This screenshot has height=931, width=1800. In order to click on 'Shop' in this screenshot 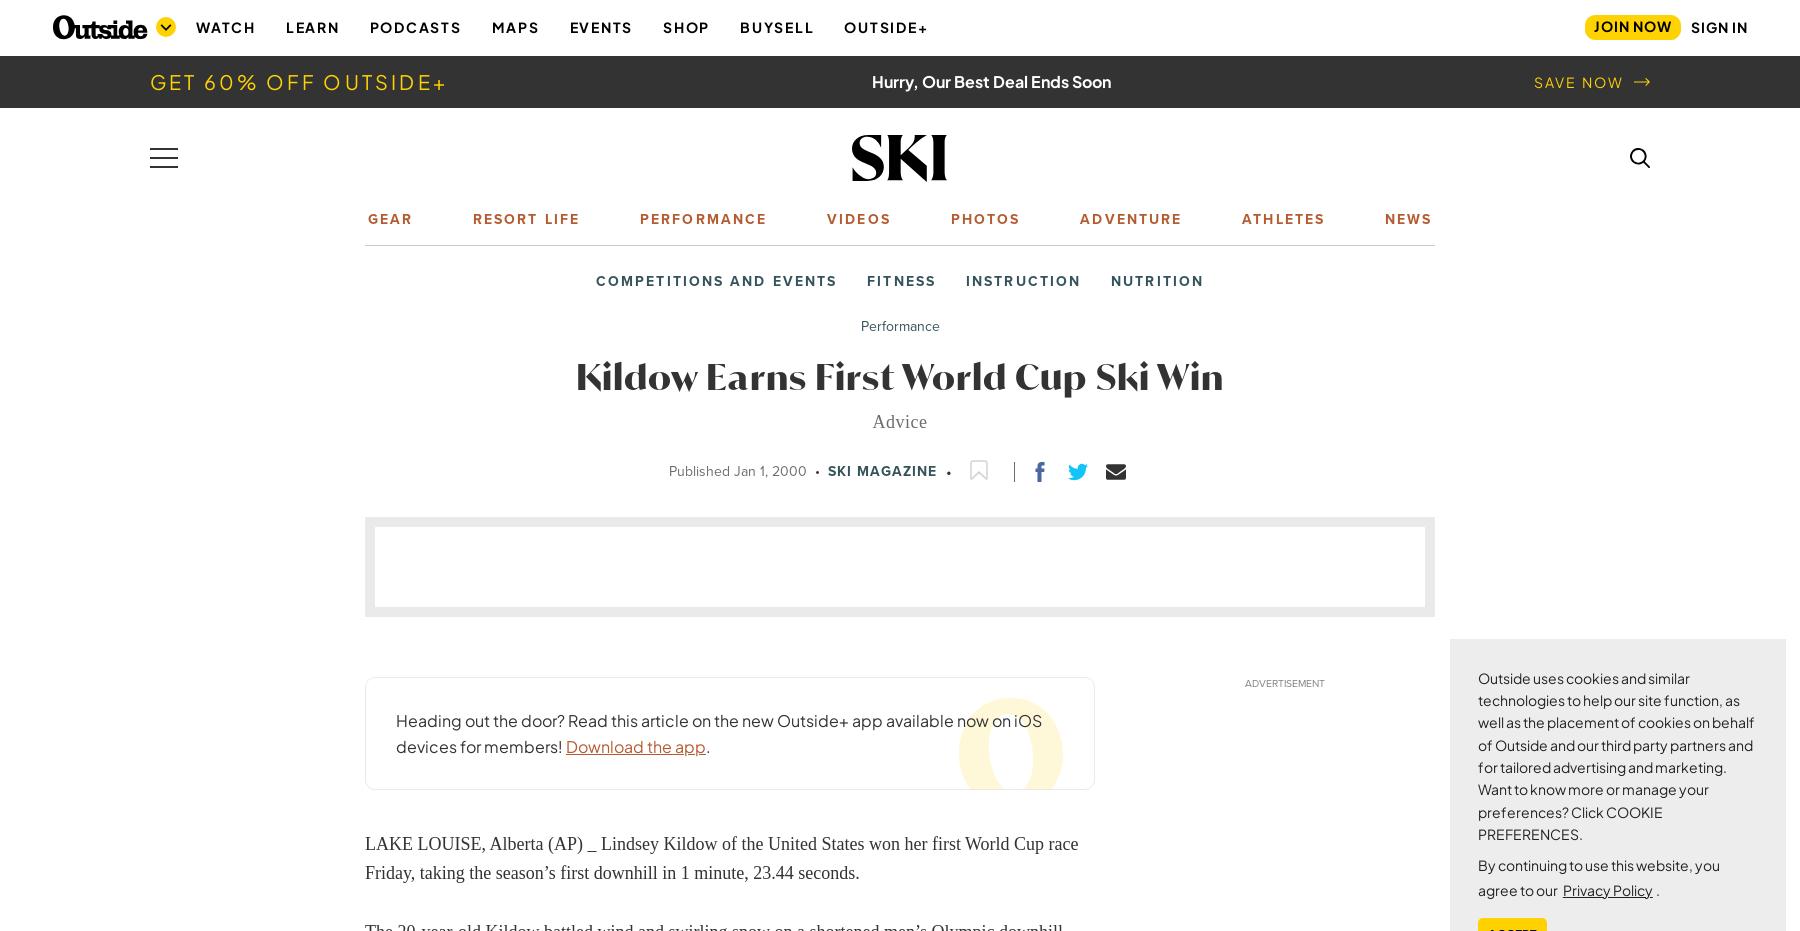, I will do `click(685, 25)`.